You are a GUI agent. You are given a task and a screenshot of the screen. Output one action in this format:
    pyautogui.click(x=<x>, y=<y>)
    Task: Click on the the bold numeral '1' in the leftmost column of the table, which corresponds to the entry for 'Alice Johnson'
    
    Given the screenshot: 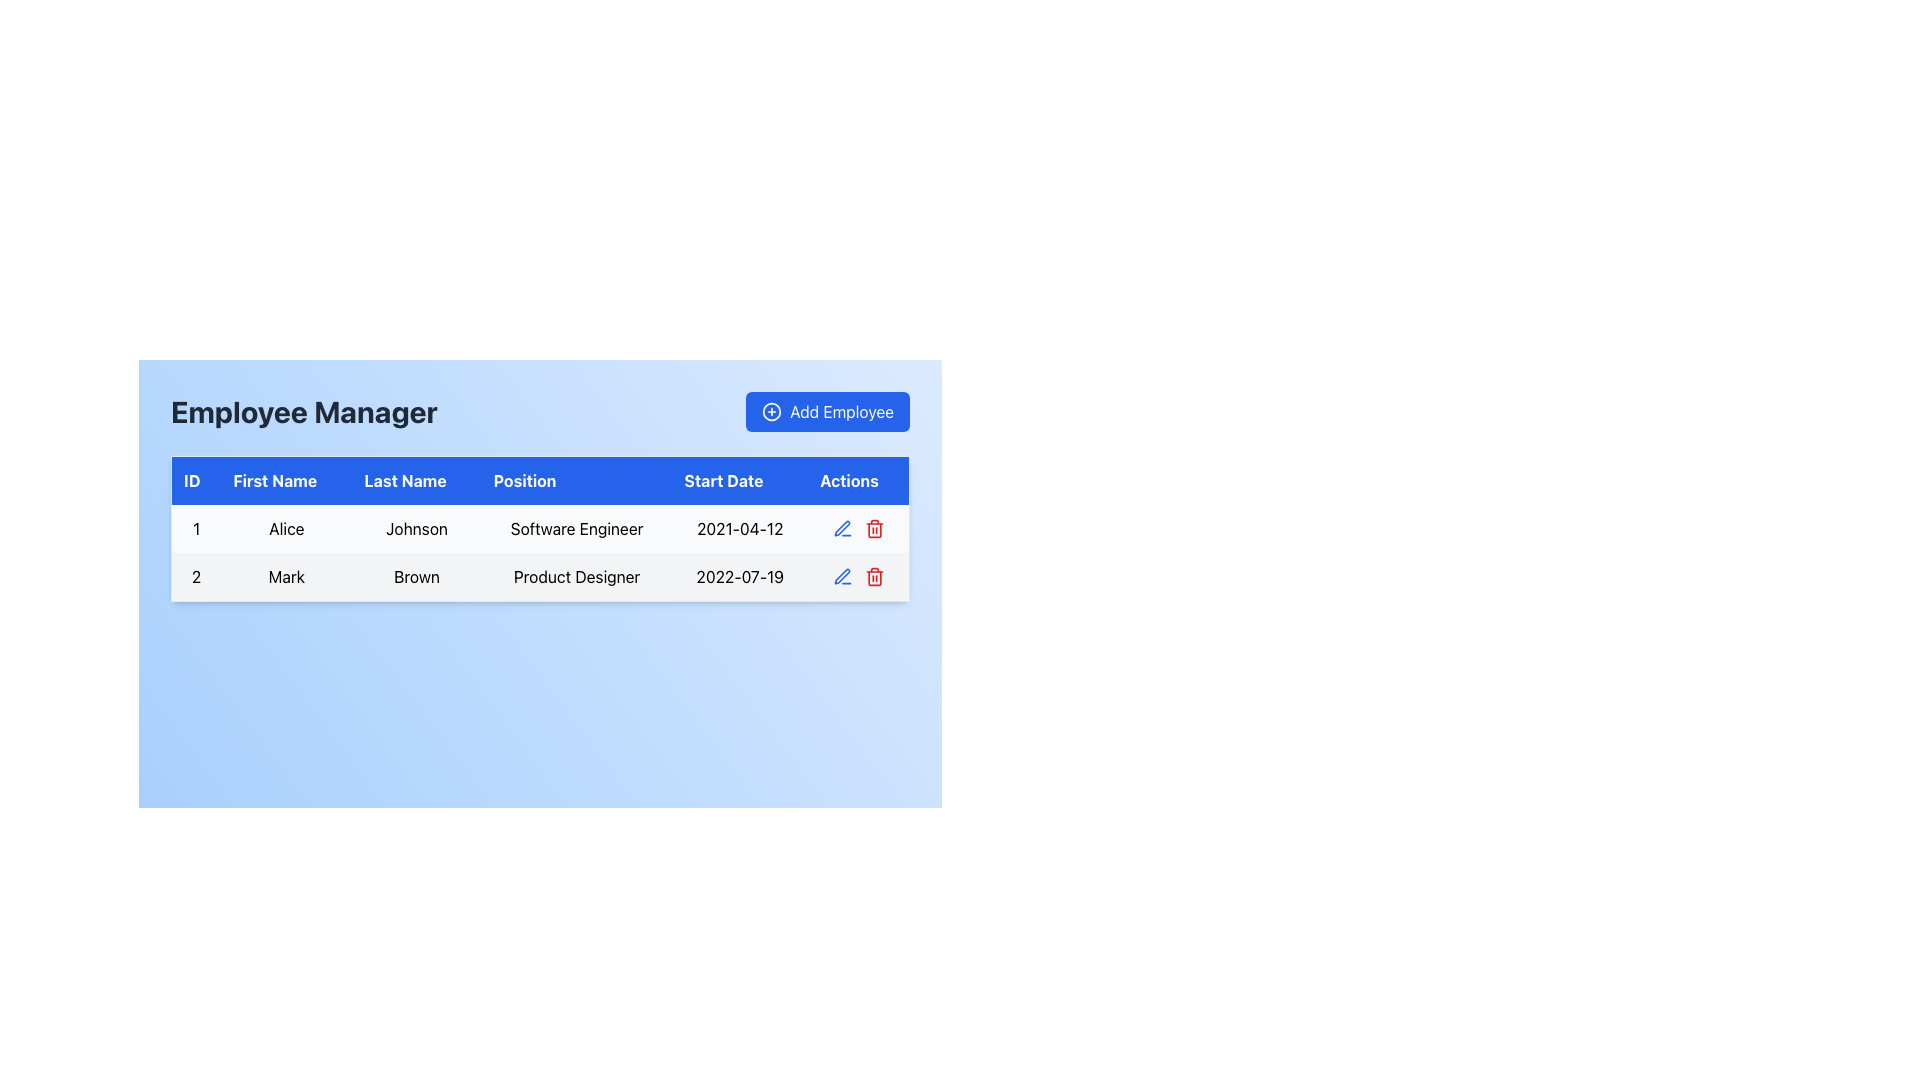 What is the action you would take?
    pyautogui.click(x=196, y=527)
    